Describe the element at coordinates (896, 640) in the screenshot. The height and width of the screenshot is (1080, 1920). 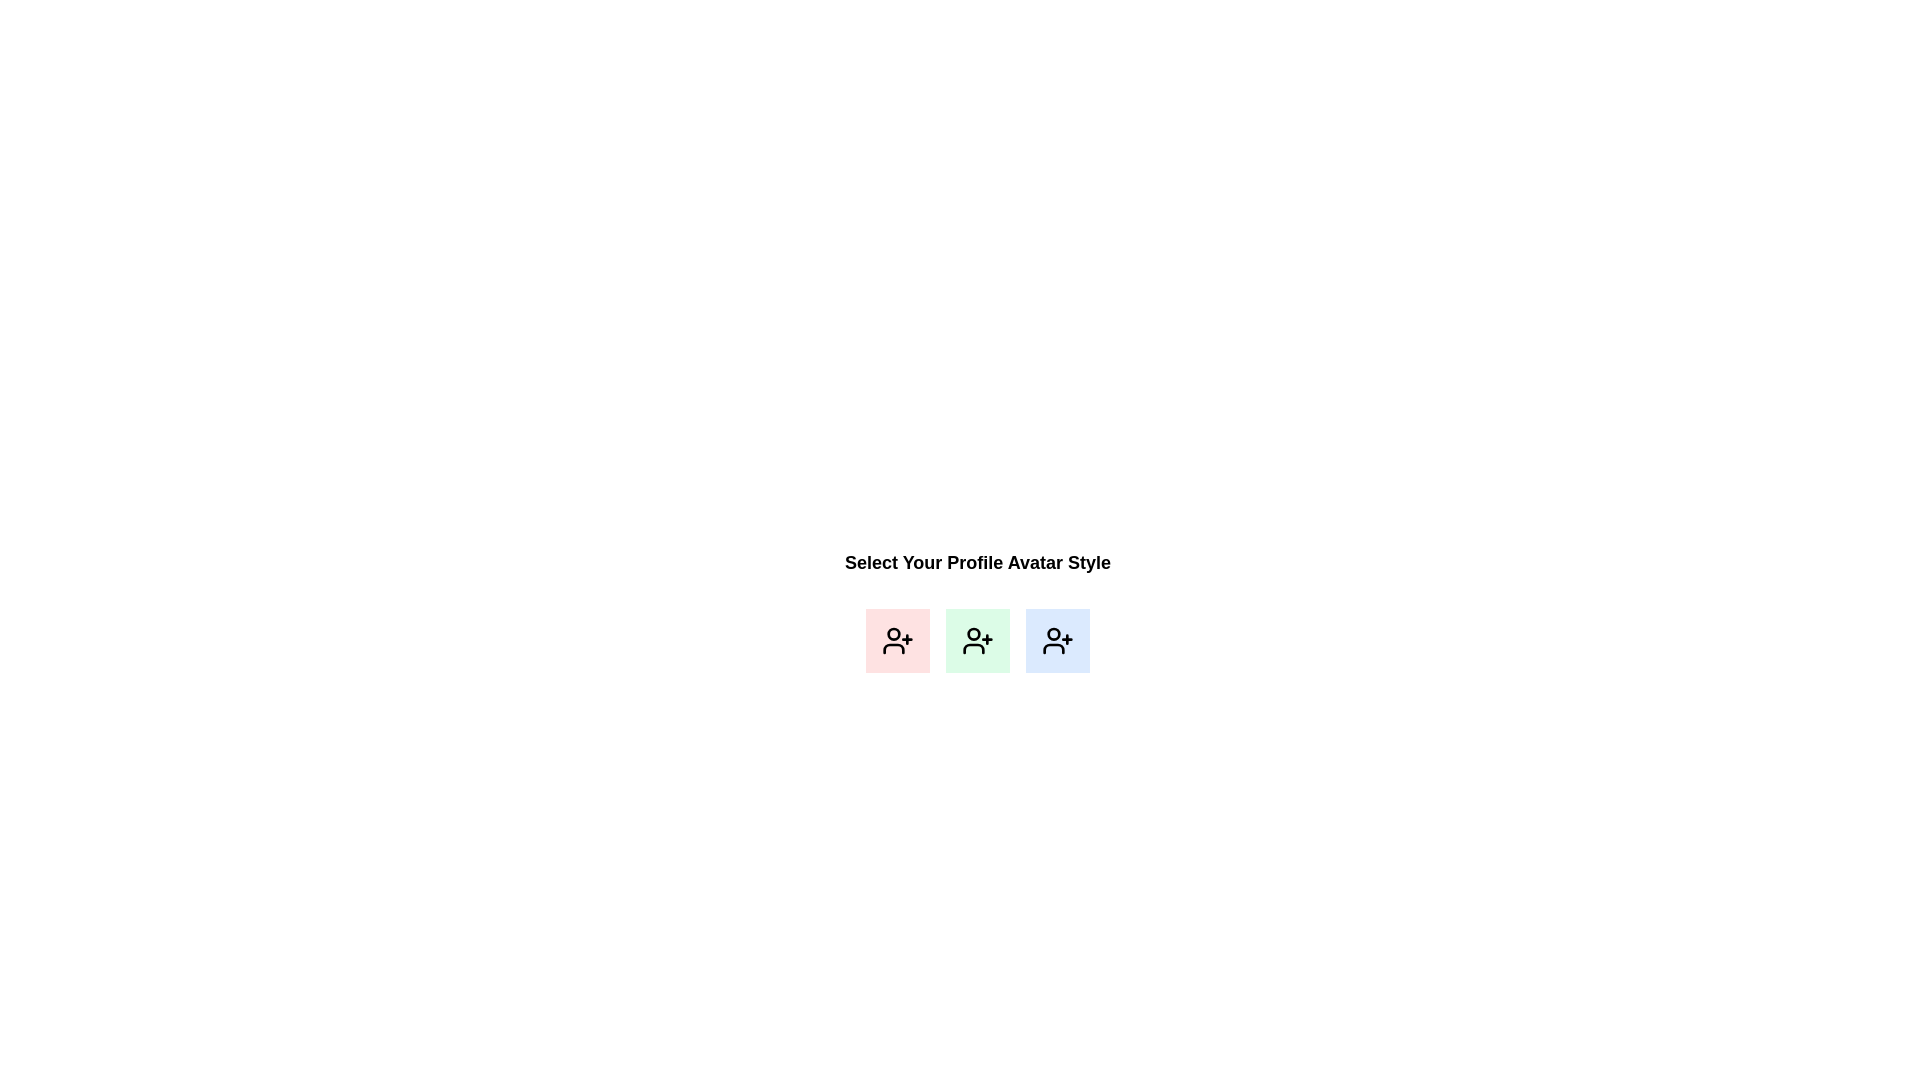
I see `the leftmost red square button with a user-plus icon, which is part of a row of three buttons beneath the title 'Select Your Profile Avatar Style'` at that location.